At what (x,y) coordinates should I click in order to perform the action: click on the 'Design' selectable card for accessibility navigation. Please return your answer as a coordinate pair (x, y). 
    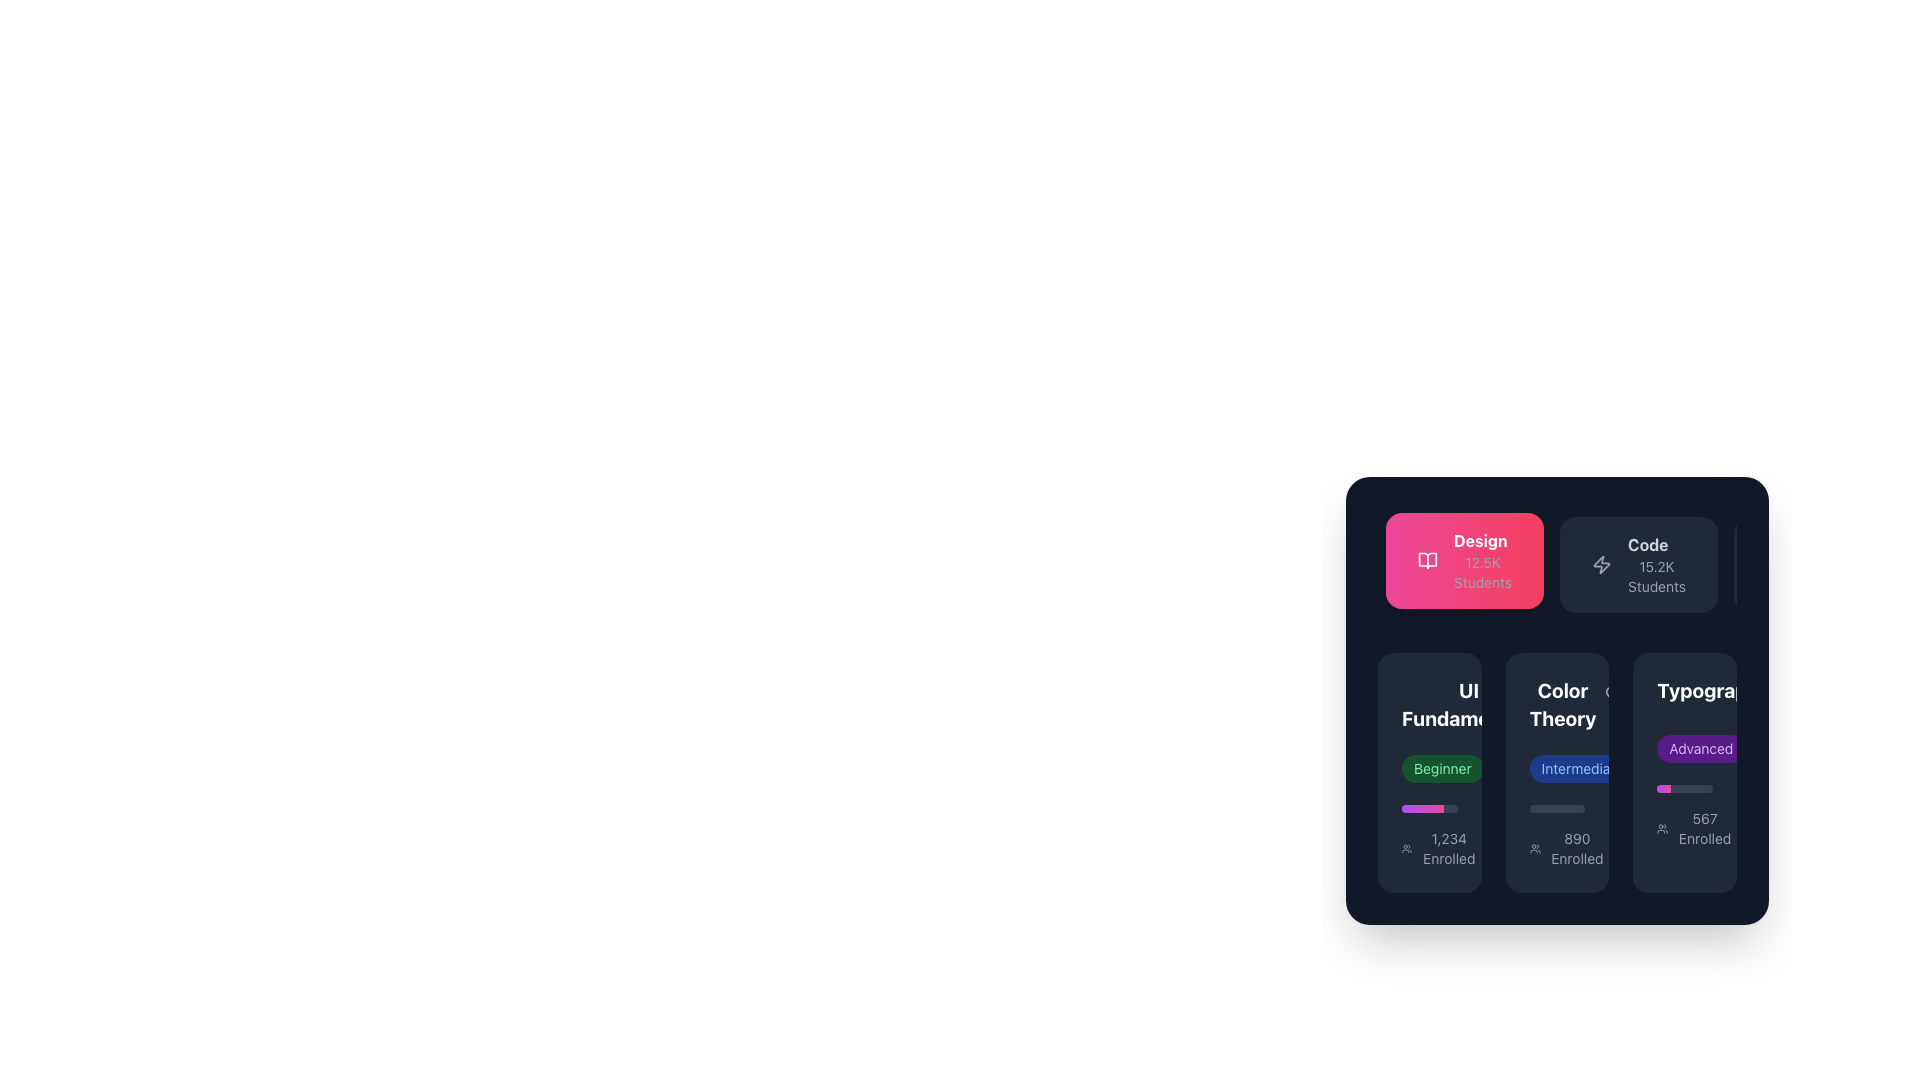
    Looking at the image, I should click on (1464, 560).